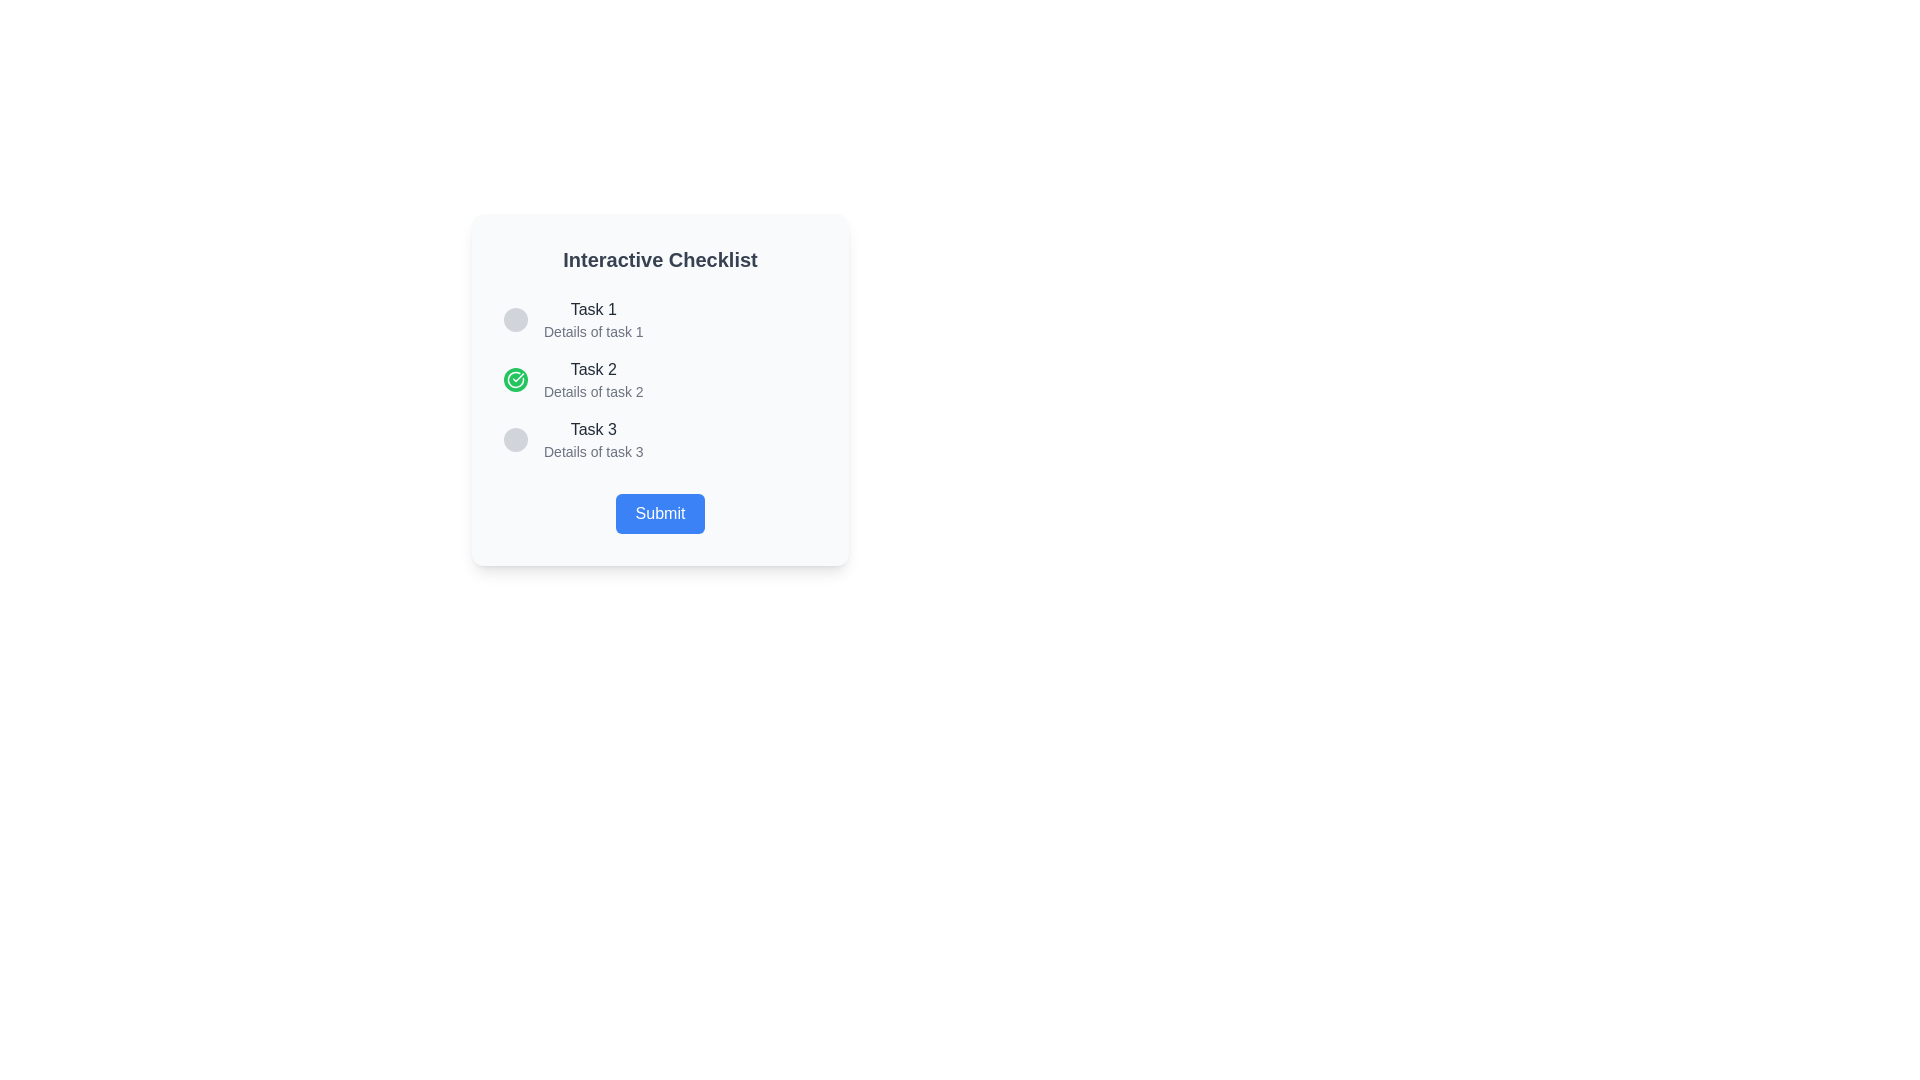 Image resolution: width=1920 pixels, height=1080 pixels. What do you see at coordinates (592, 330) in the screenshot?
I see `the gray text label reading 'Details of task 1' located below the heading 'Task 1' in the task checklist` at bounding box center [592, 330].